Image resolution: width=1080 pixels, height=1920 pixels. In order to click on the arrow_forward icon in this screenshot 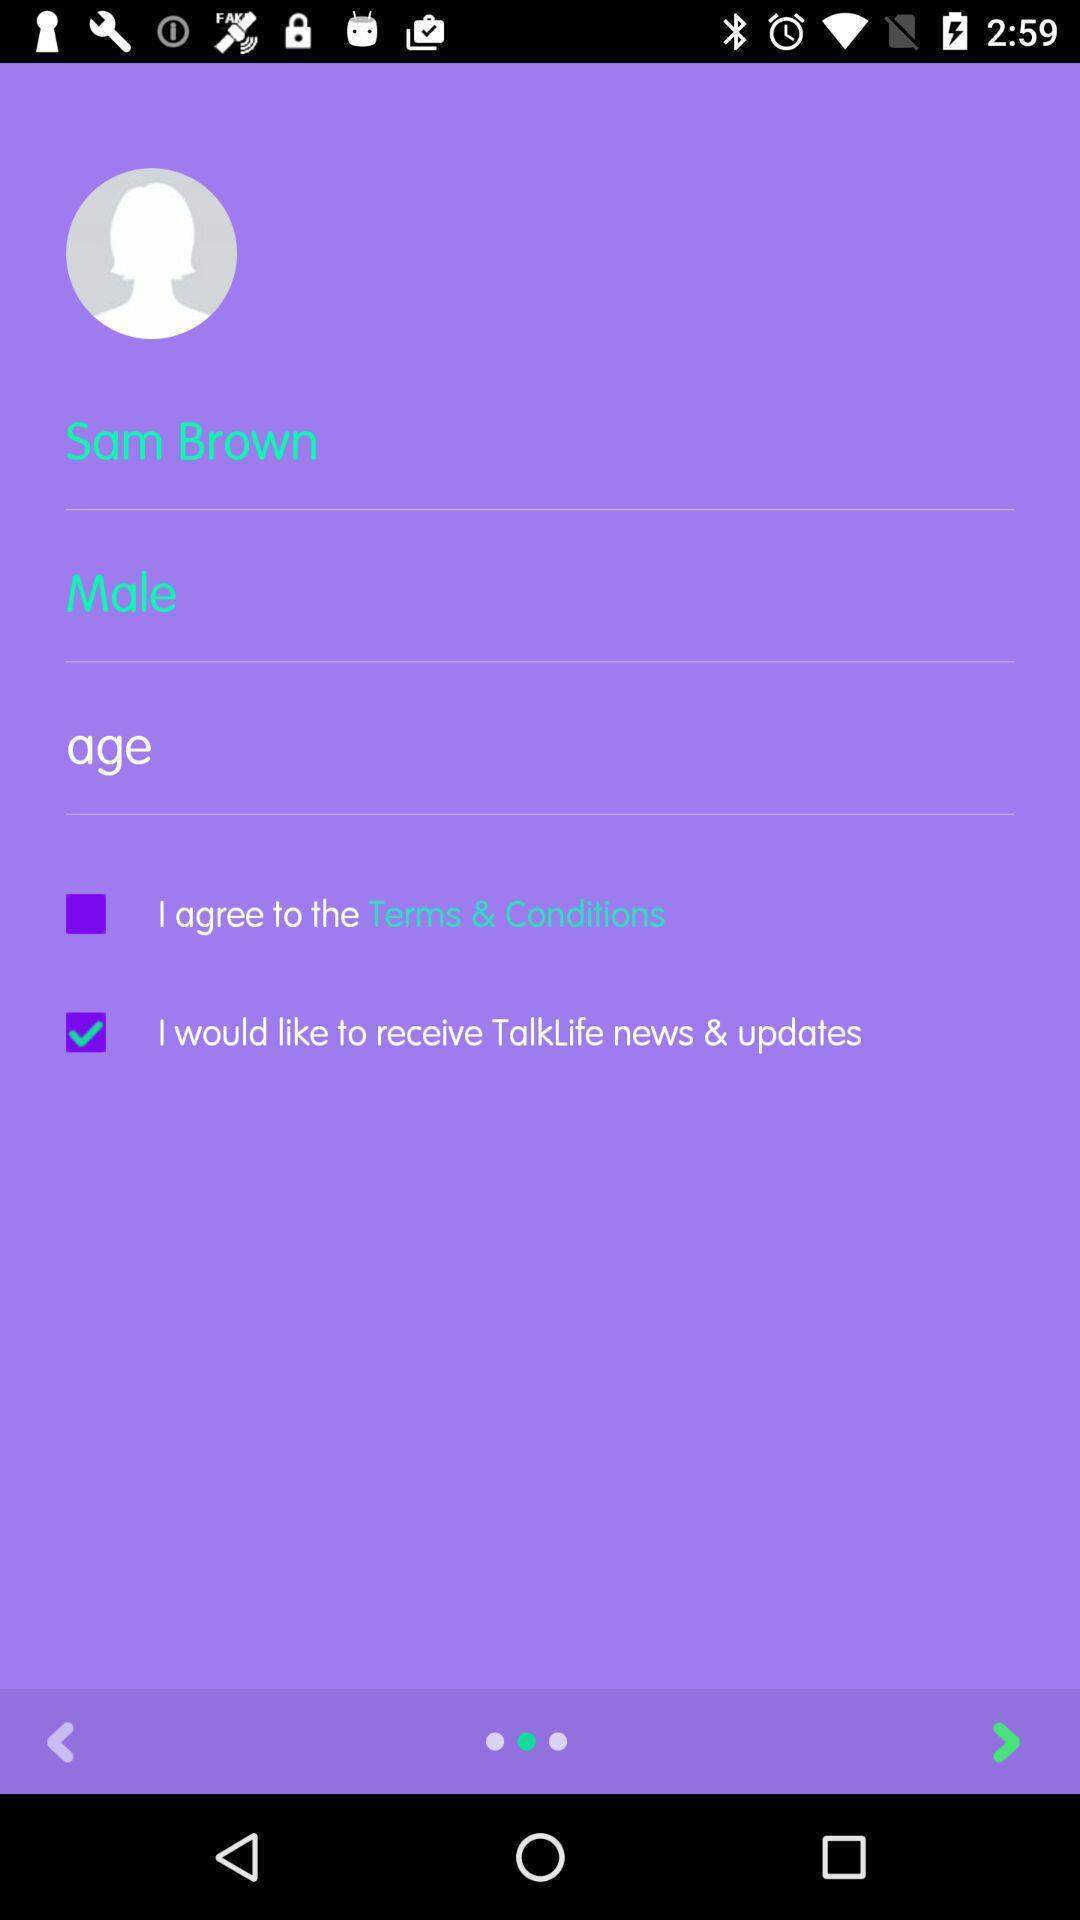, I will do `click(1029, 1740)`.